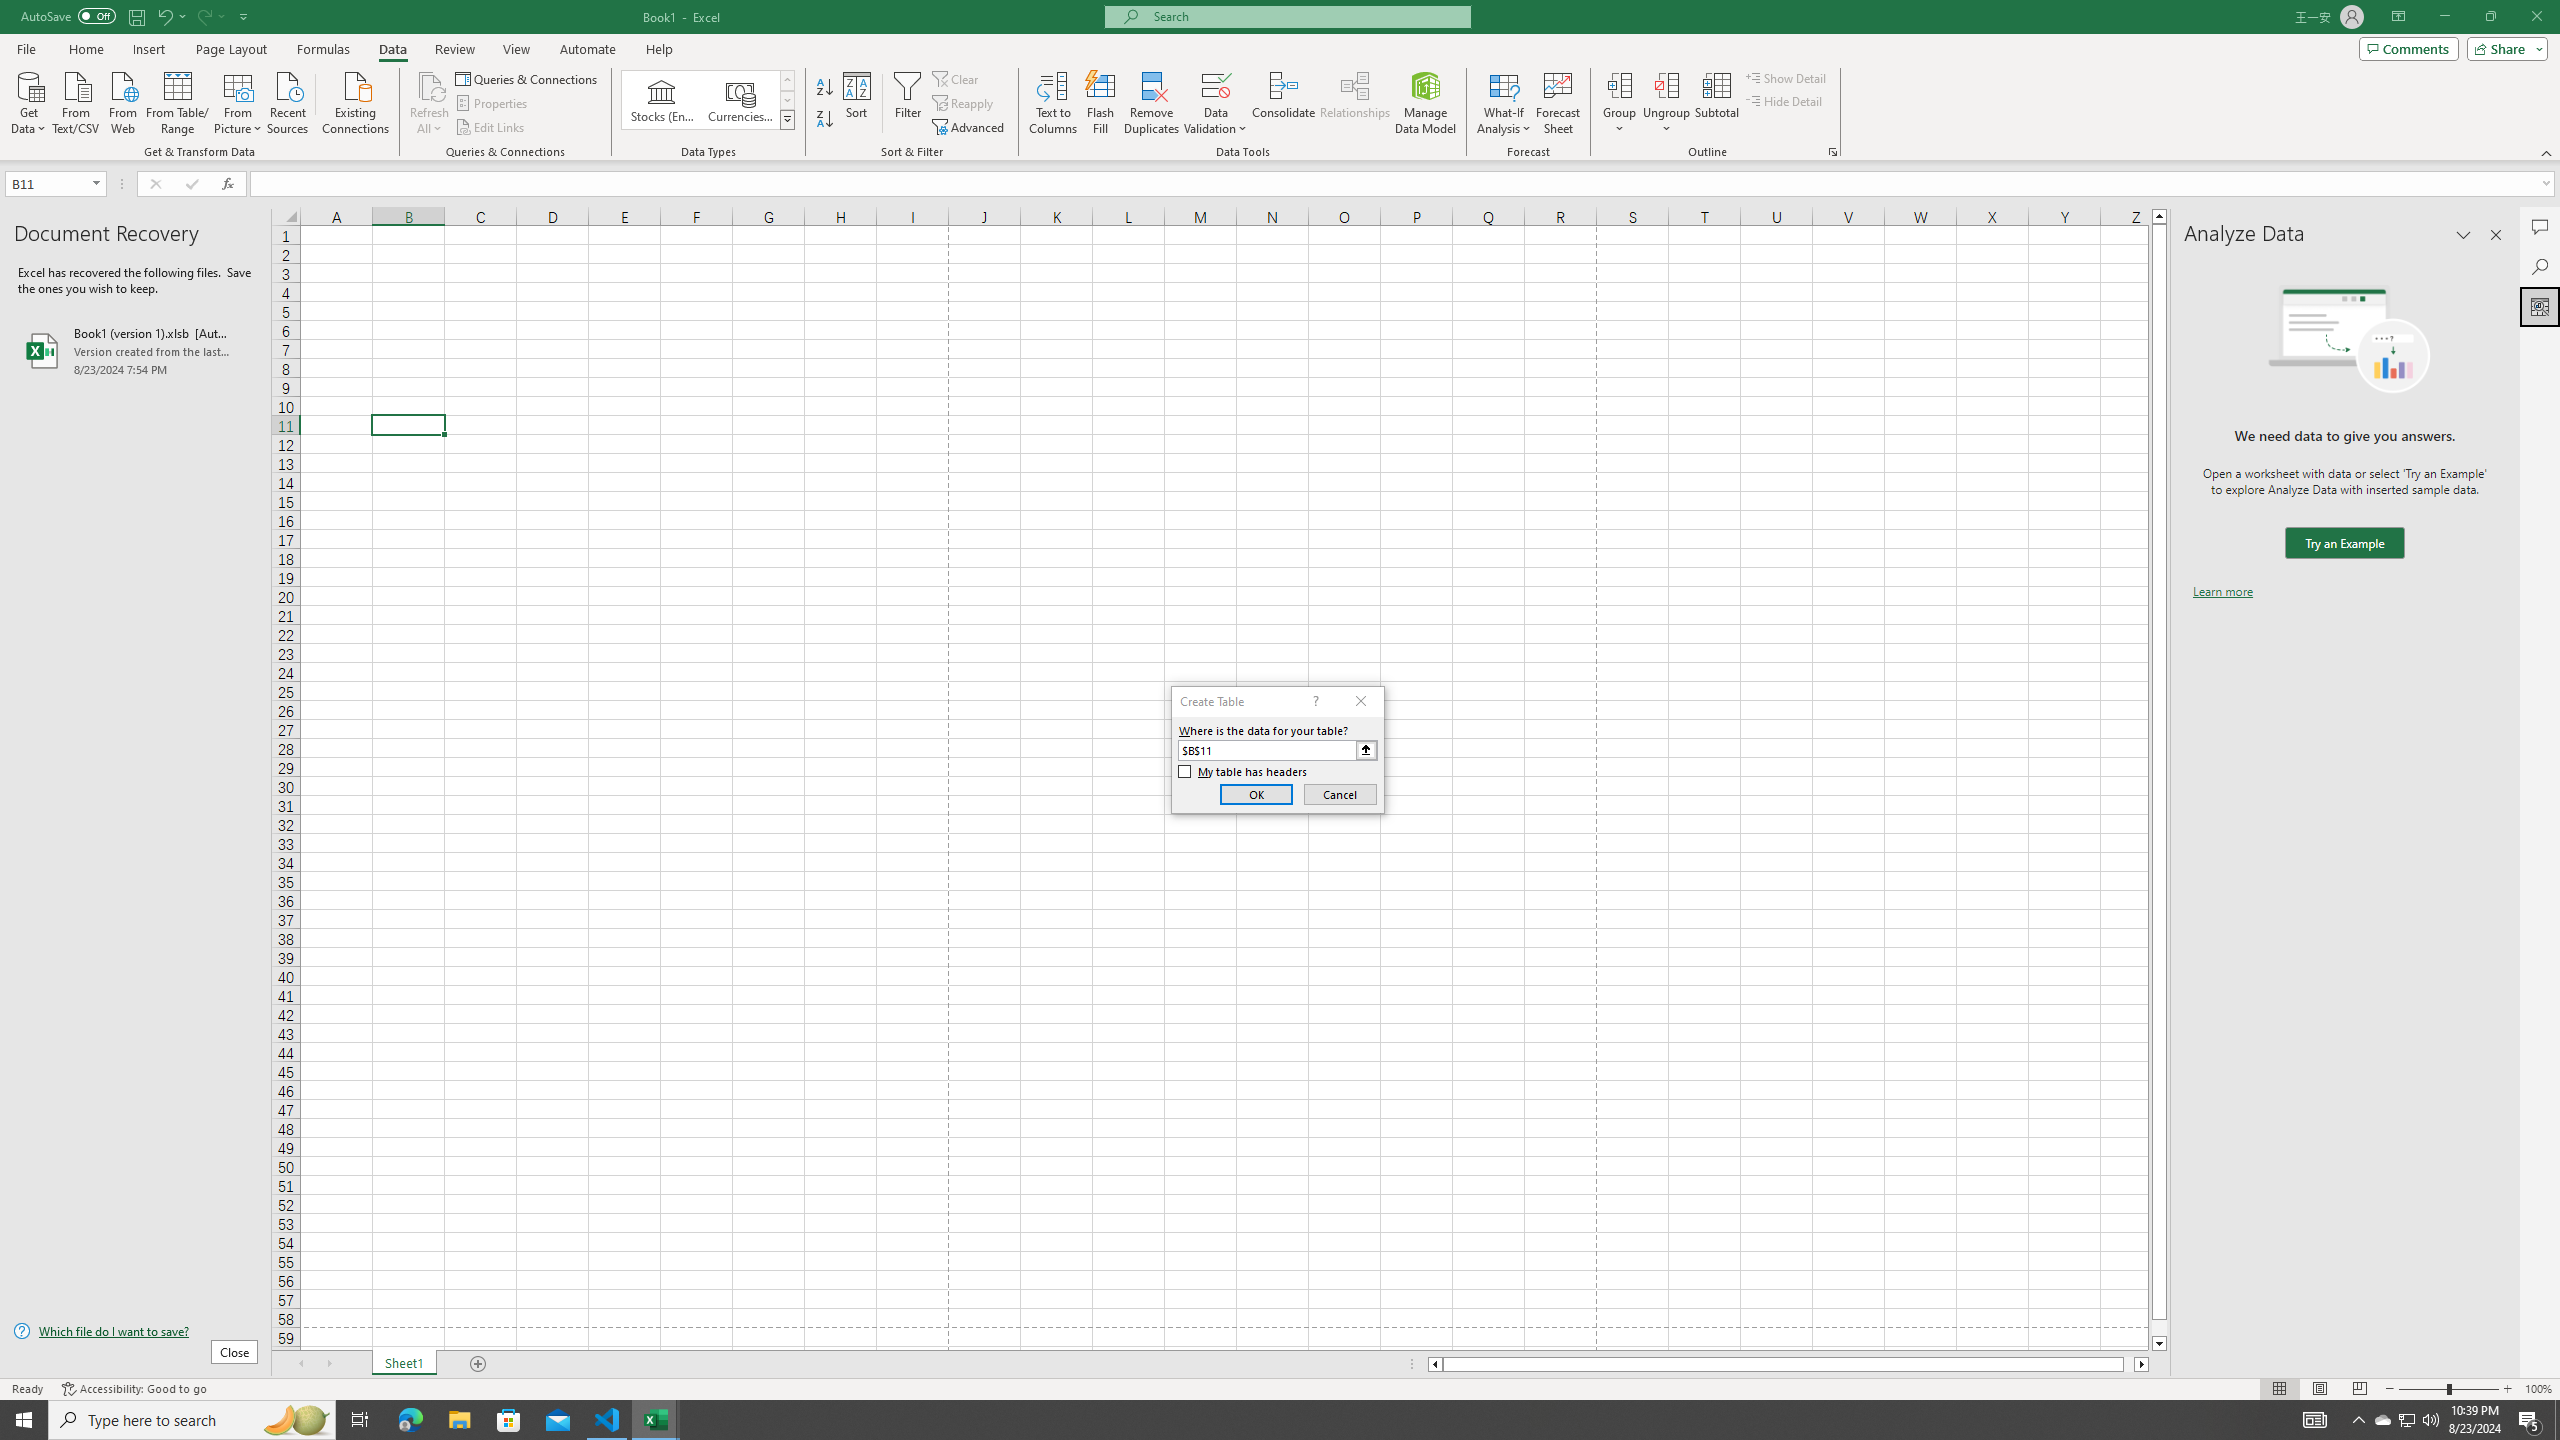 This screenshot has height=1440, width=2560. Describe the element at coordinates (2278, 1389) in the screenshot. I see `'Normal'` at that location.